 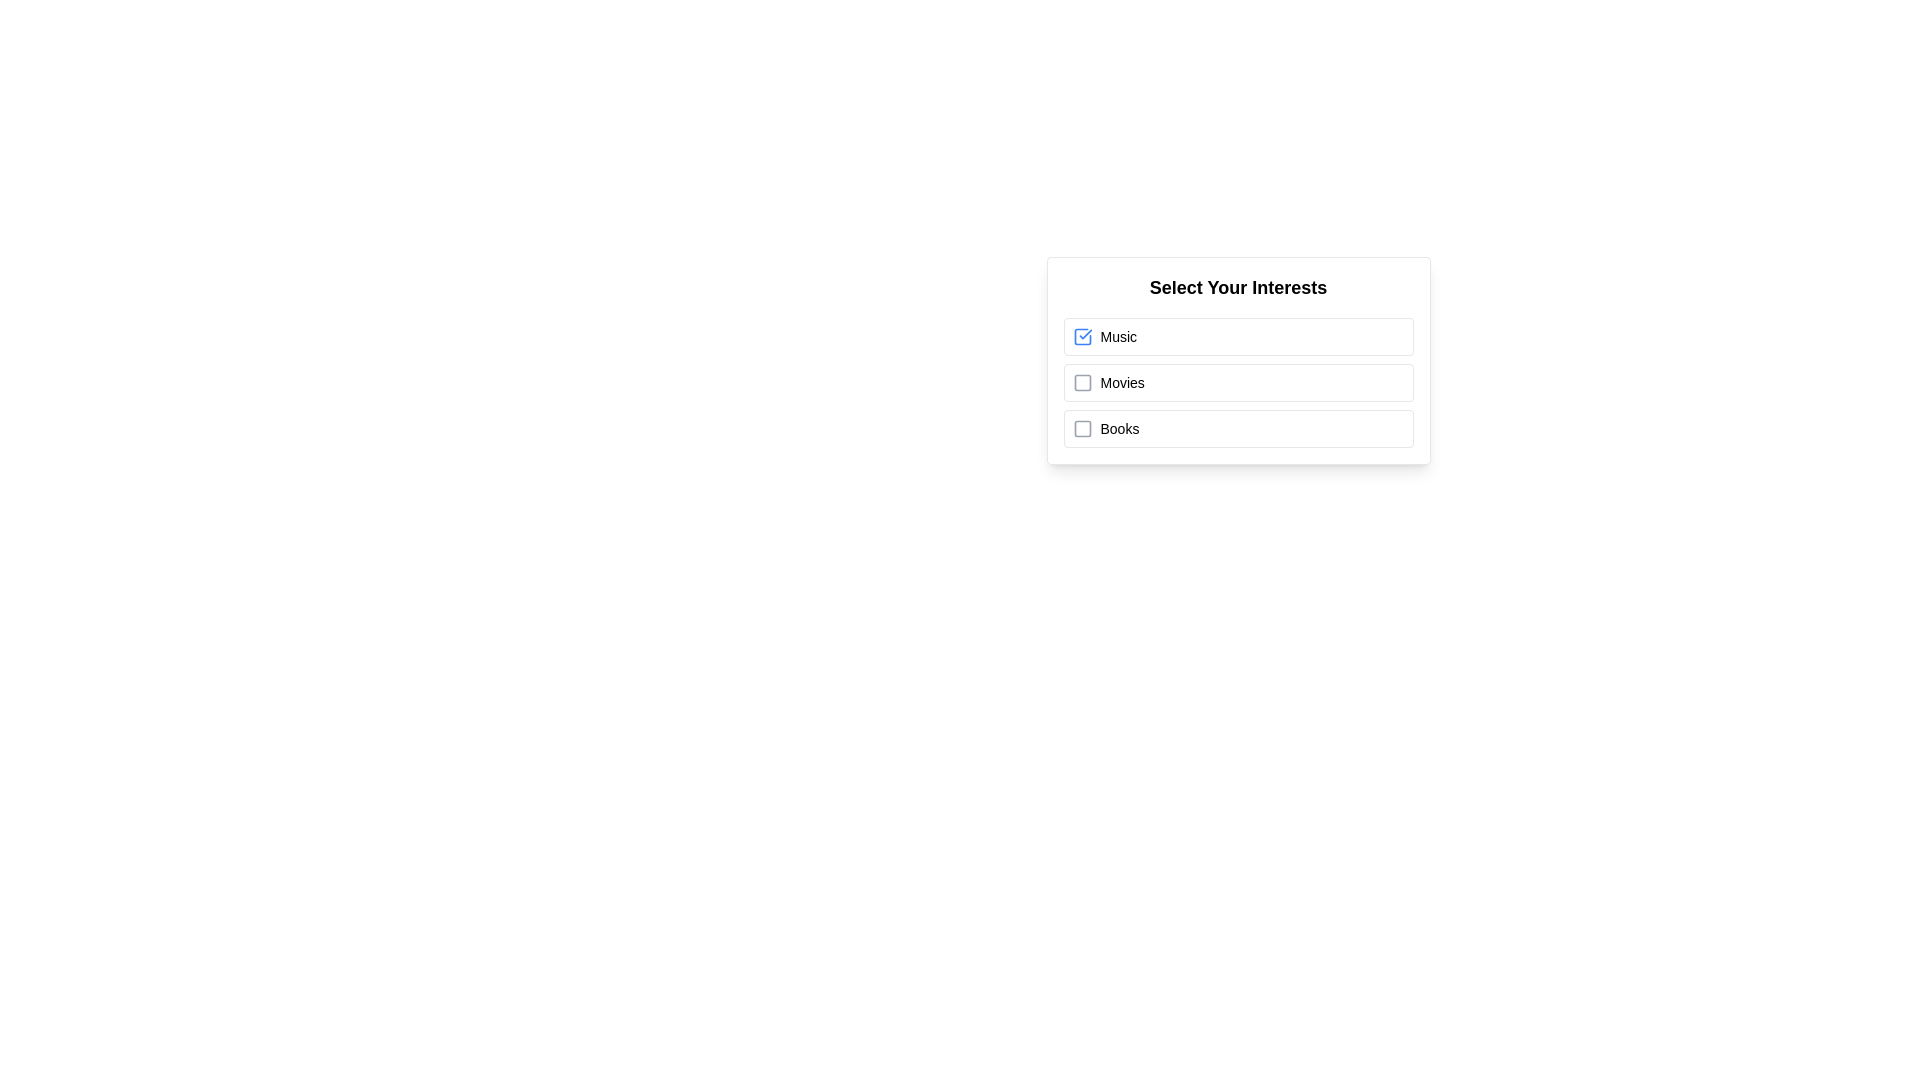 I want to click on the square-shaped checkbox with a light gray outline and a white background, located to the left of the 'Books' label, so click(x=1081, y=427).